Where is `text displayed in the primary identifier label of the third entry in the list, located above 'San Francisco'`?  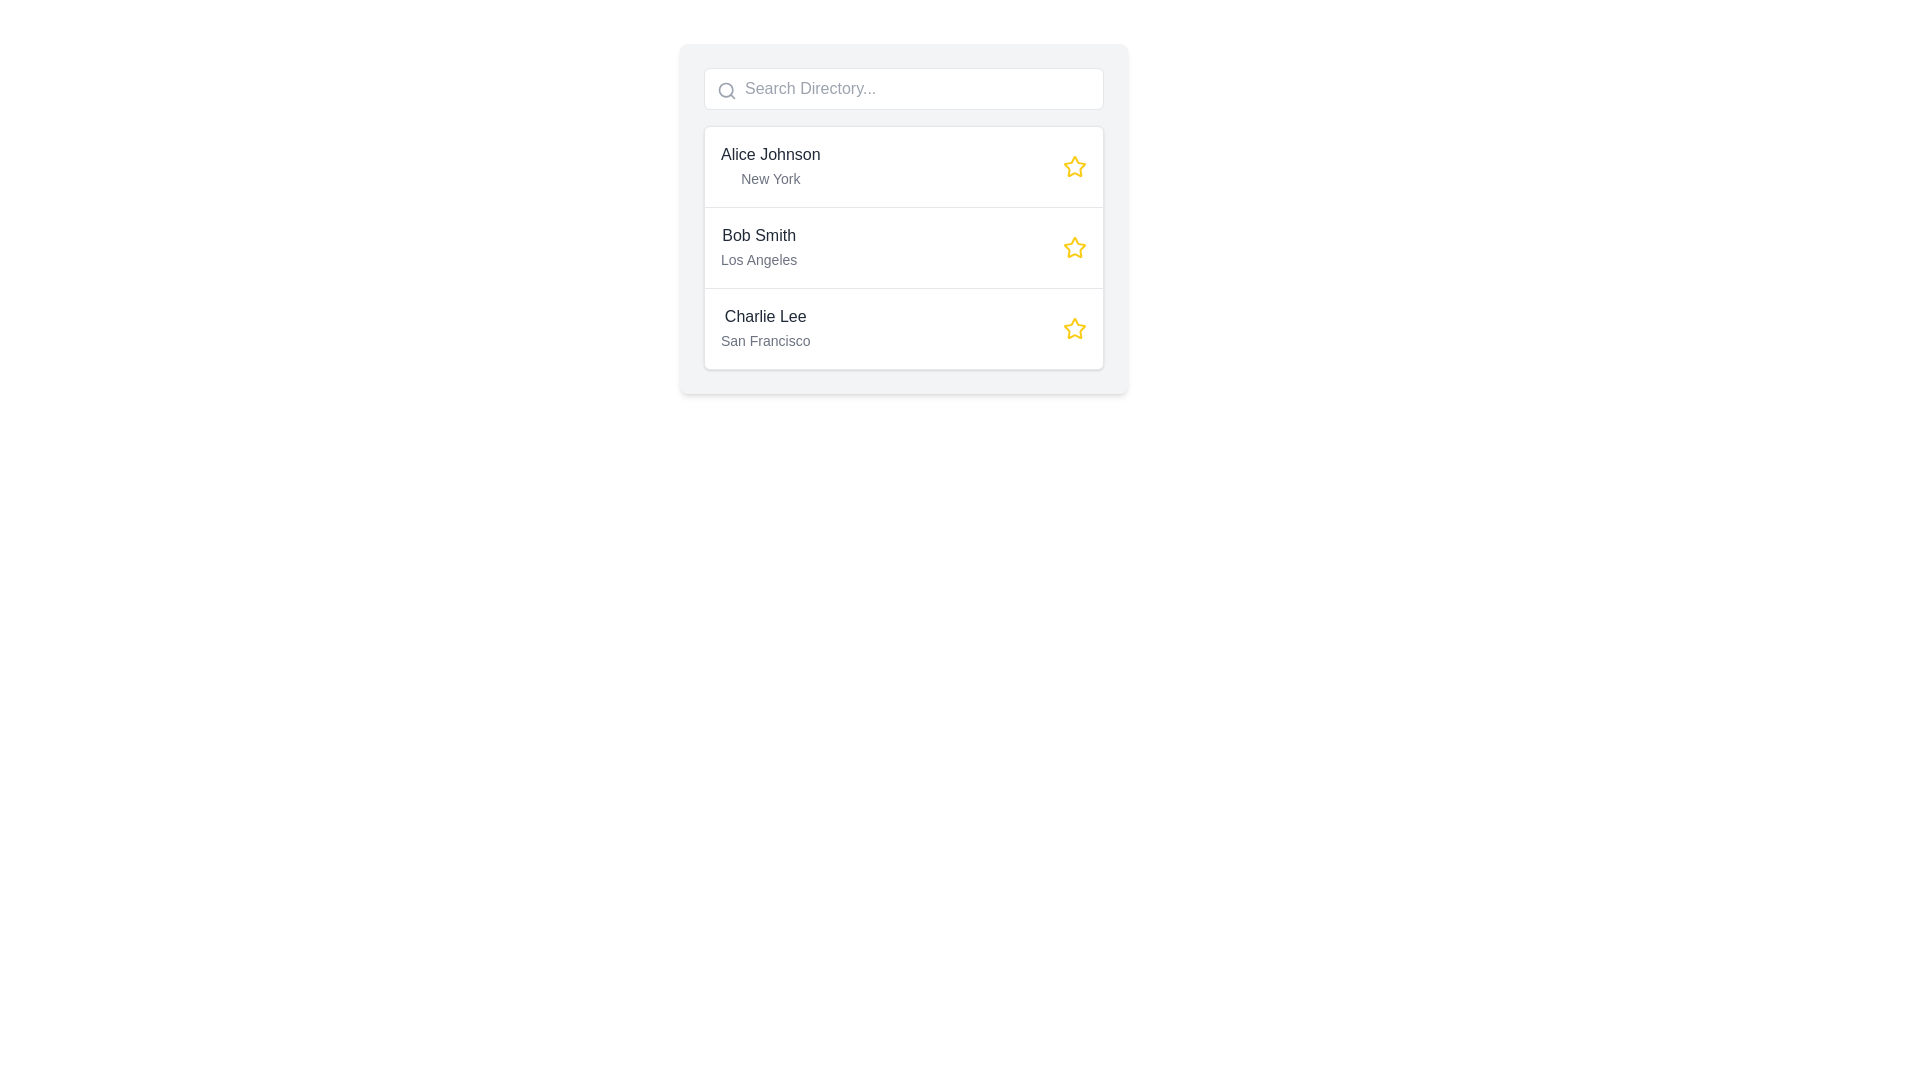 text displayed in the primary identifier label of the third entry in the list, located above 'San Francisco' is located at coordinates (764, 315).